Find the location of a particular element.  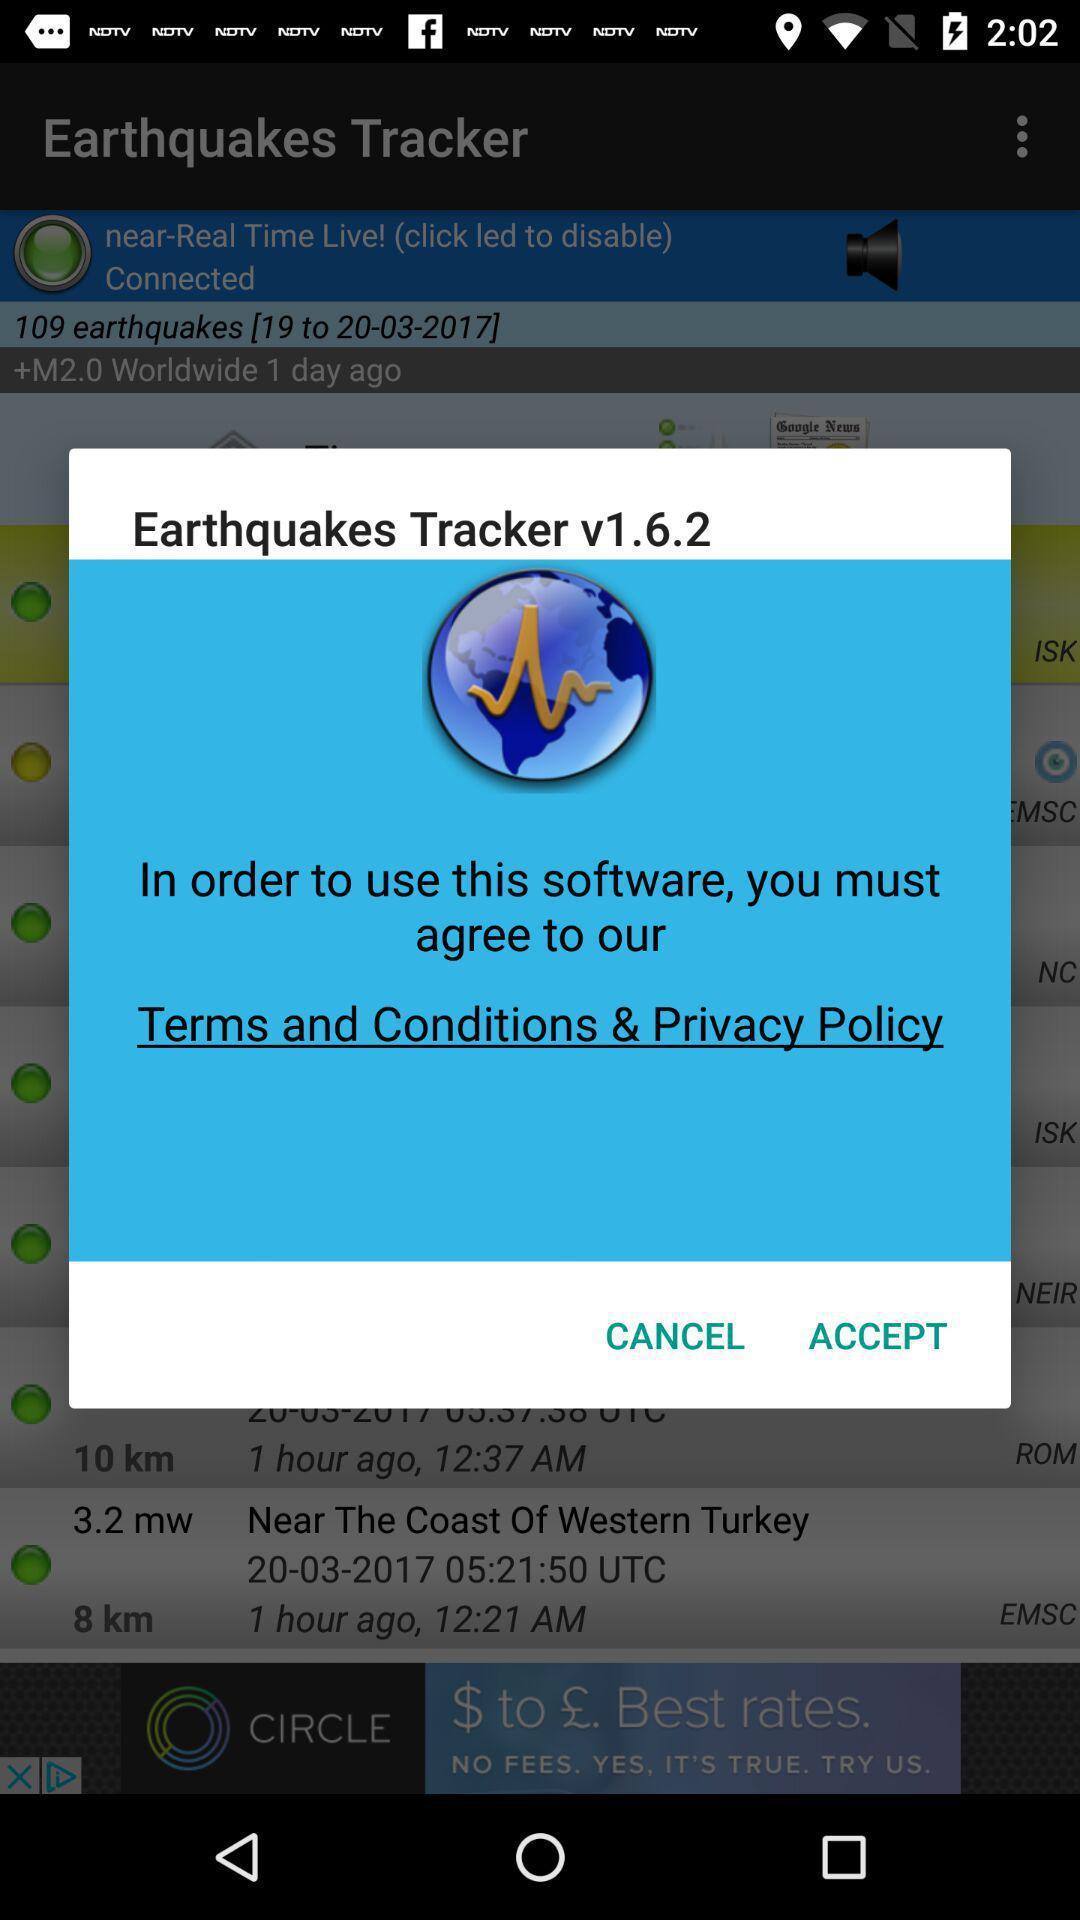

the icon below terms and conditions item is located at coordinates (675, 1334).